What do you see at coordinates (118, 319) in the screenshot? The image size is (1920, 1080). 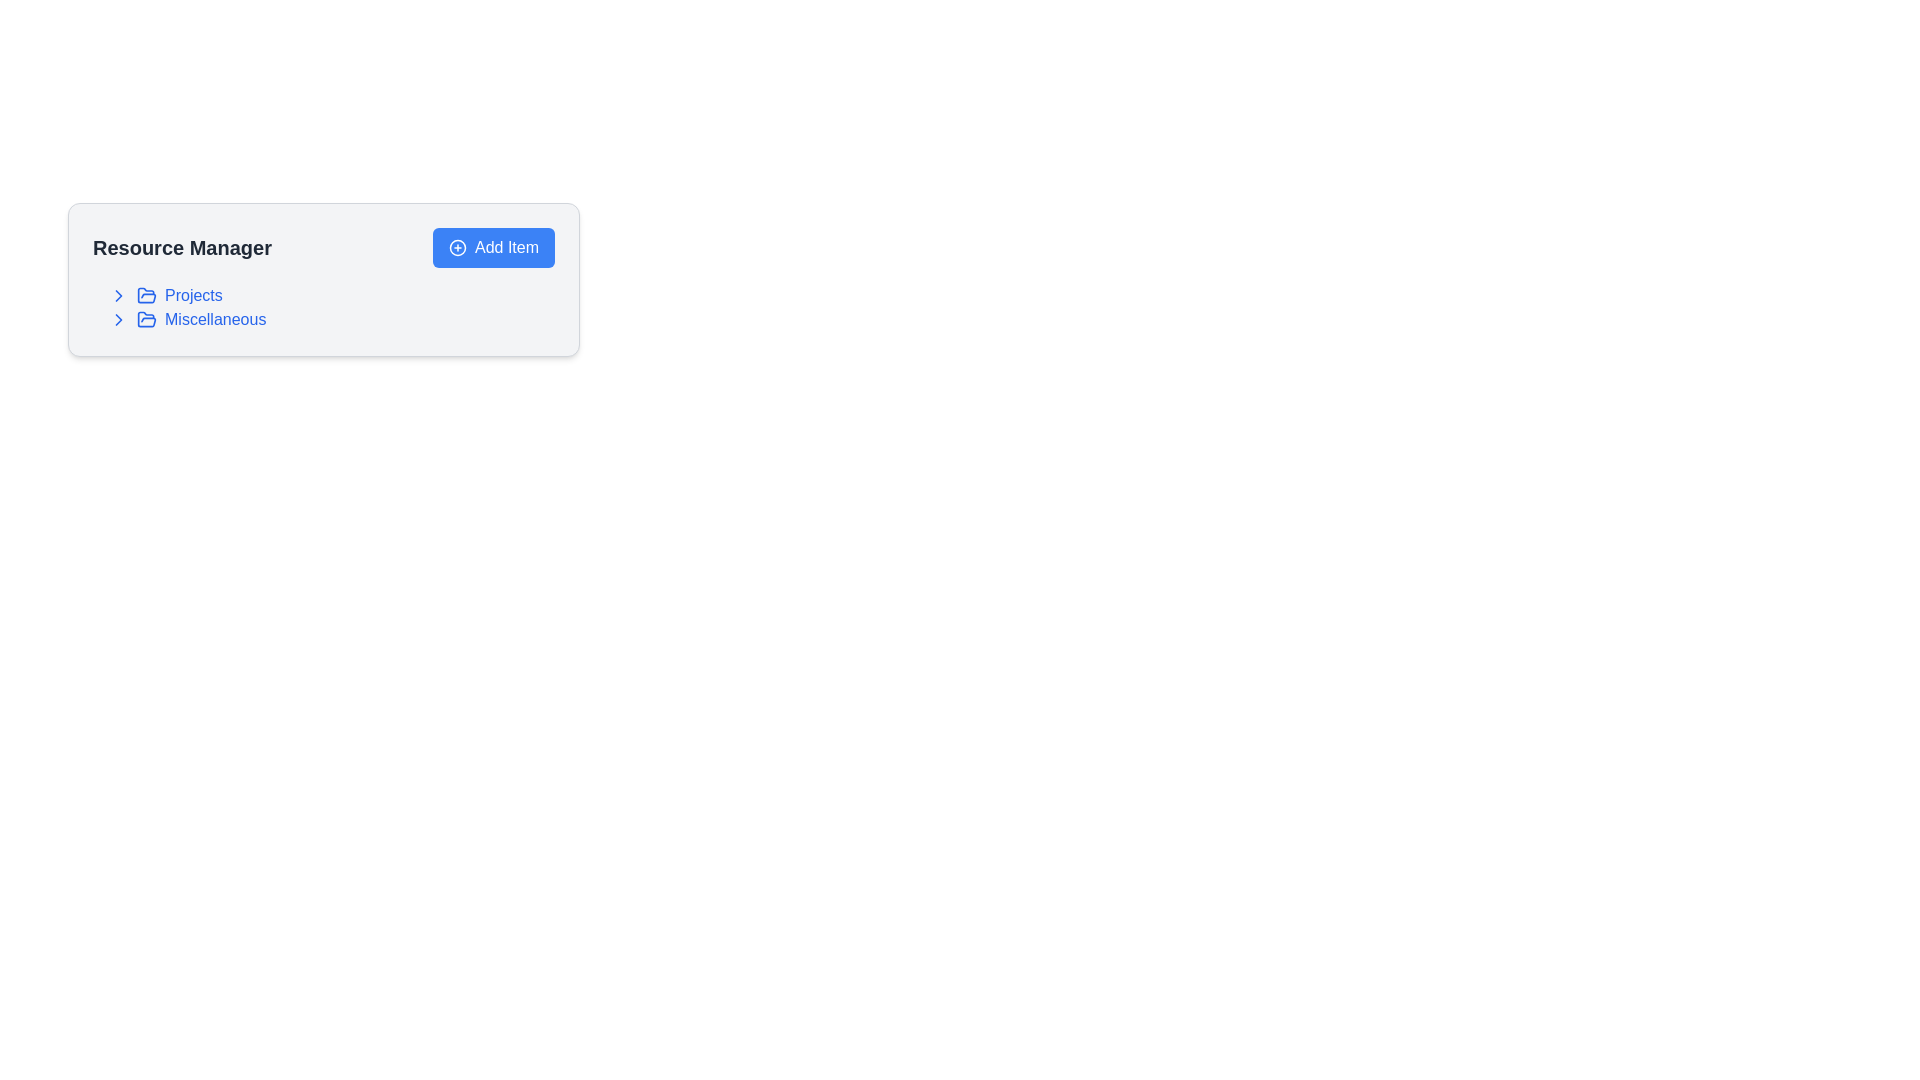 I see `the right-chevron icon` at bounding box center [118, 319].